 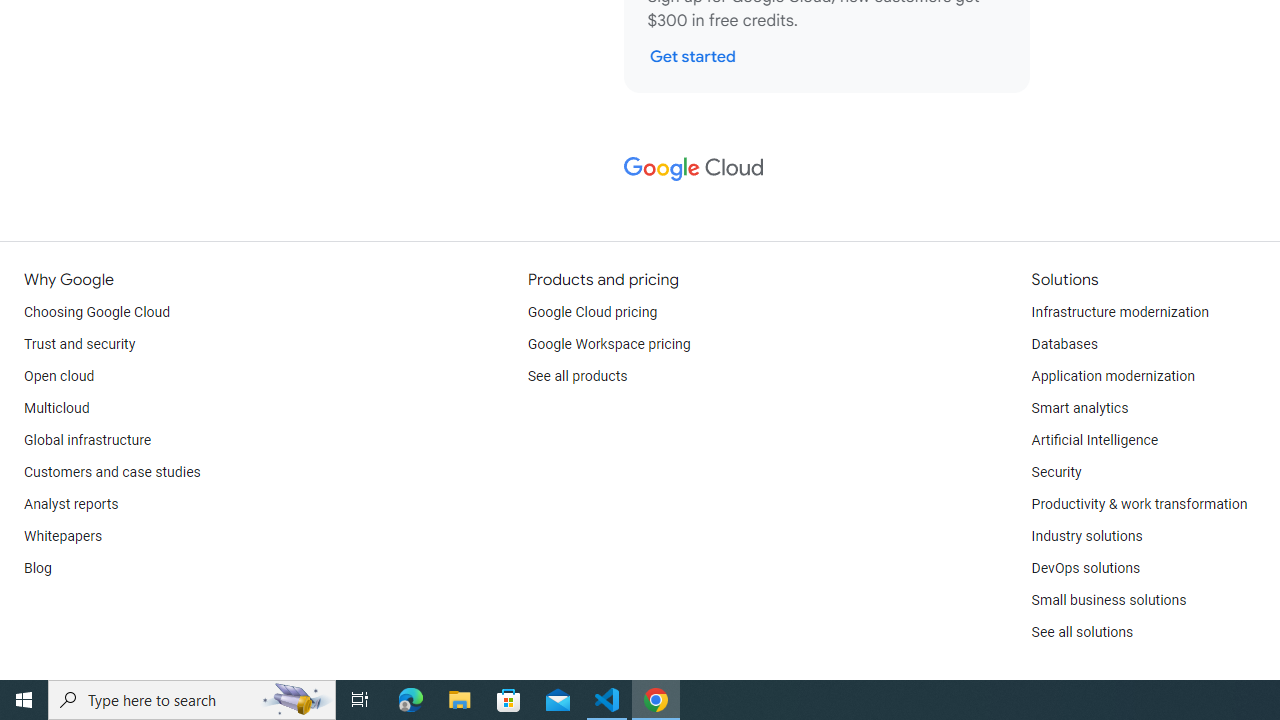 I want to click on 'Open cloud', so click(x=59, y=376).